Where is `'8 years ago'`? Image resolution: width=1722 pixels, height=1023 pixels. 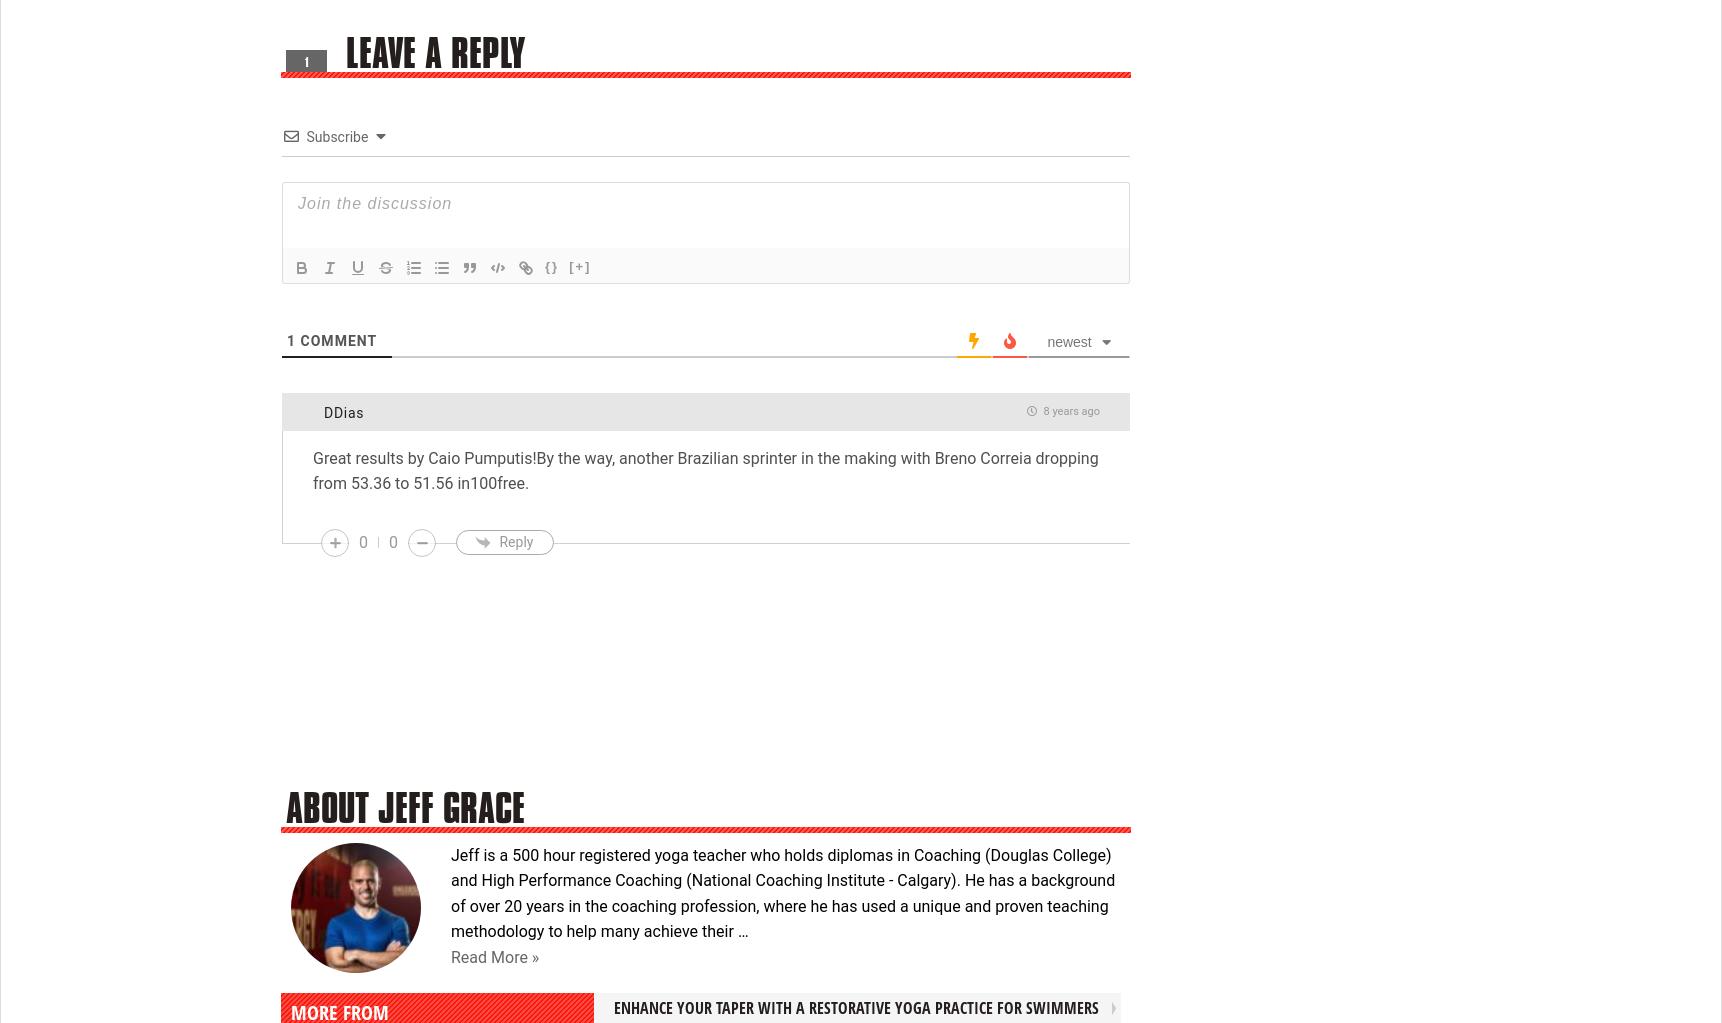
'8 years ago' is located at coordinates (1069, 411).